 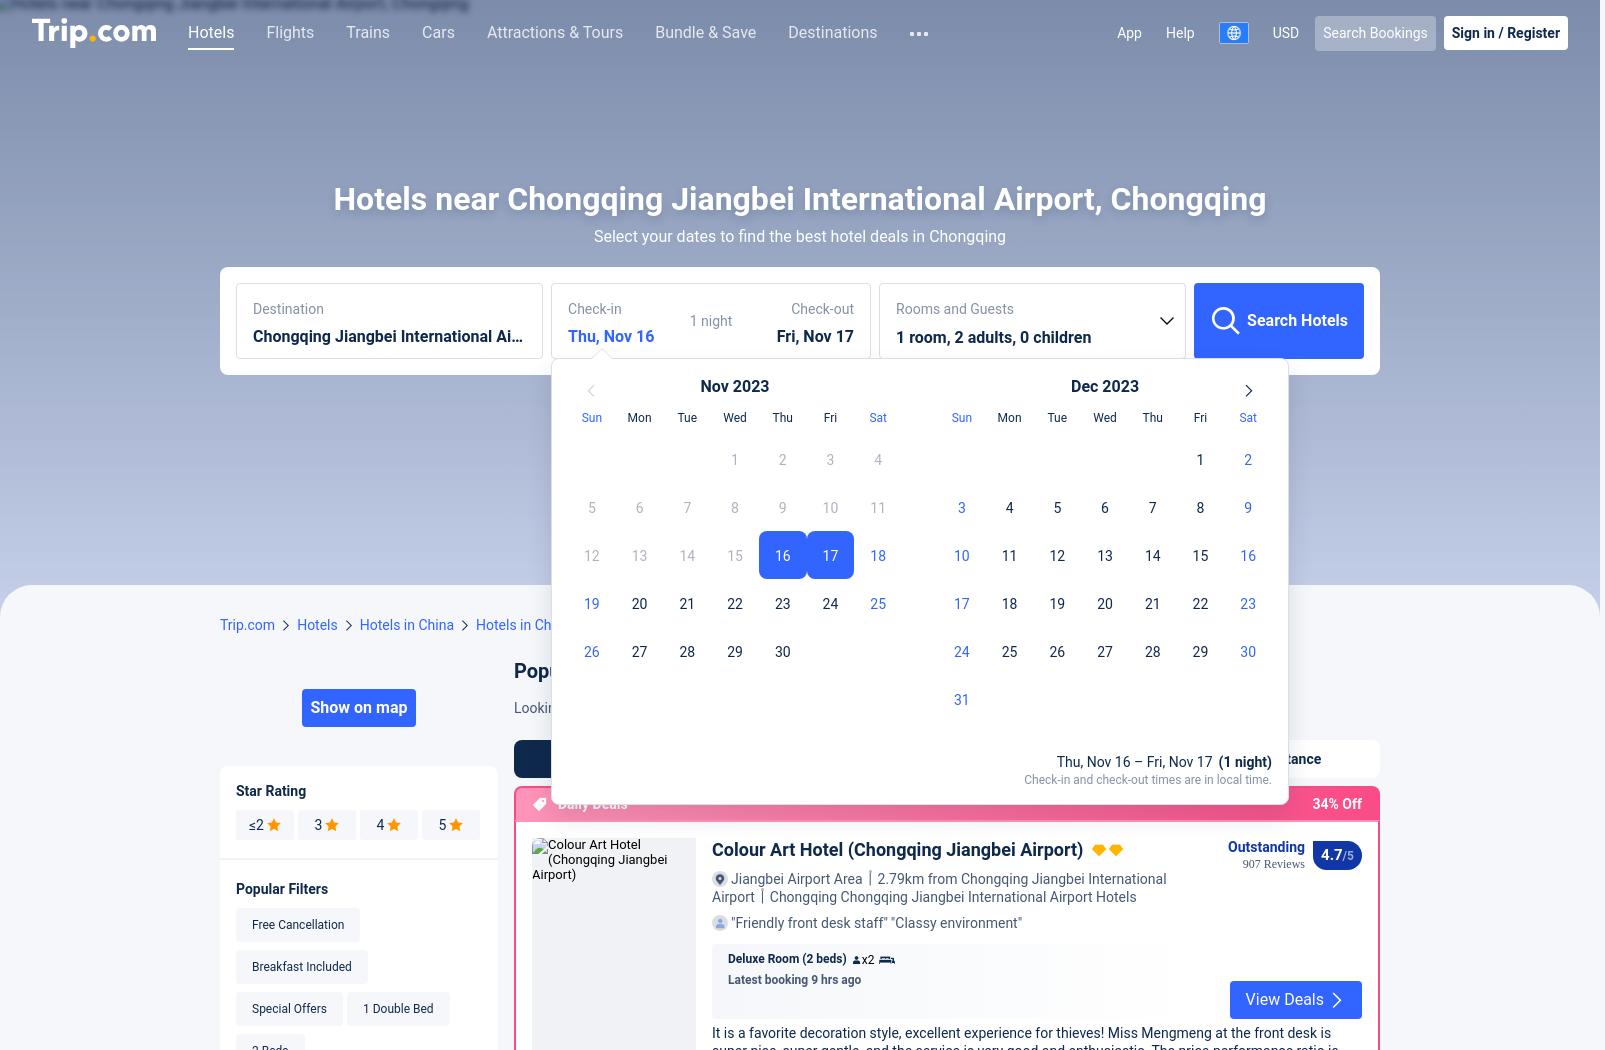 What do you see at coordinates (689, 630) in the screenshot?
I see `'1 night'` at bounding box center [689, 630].